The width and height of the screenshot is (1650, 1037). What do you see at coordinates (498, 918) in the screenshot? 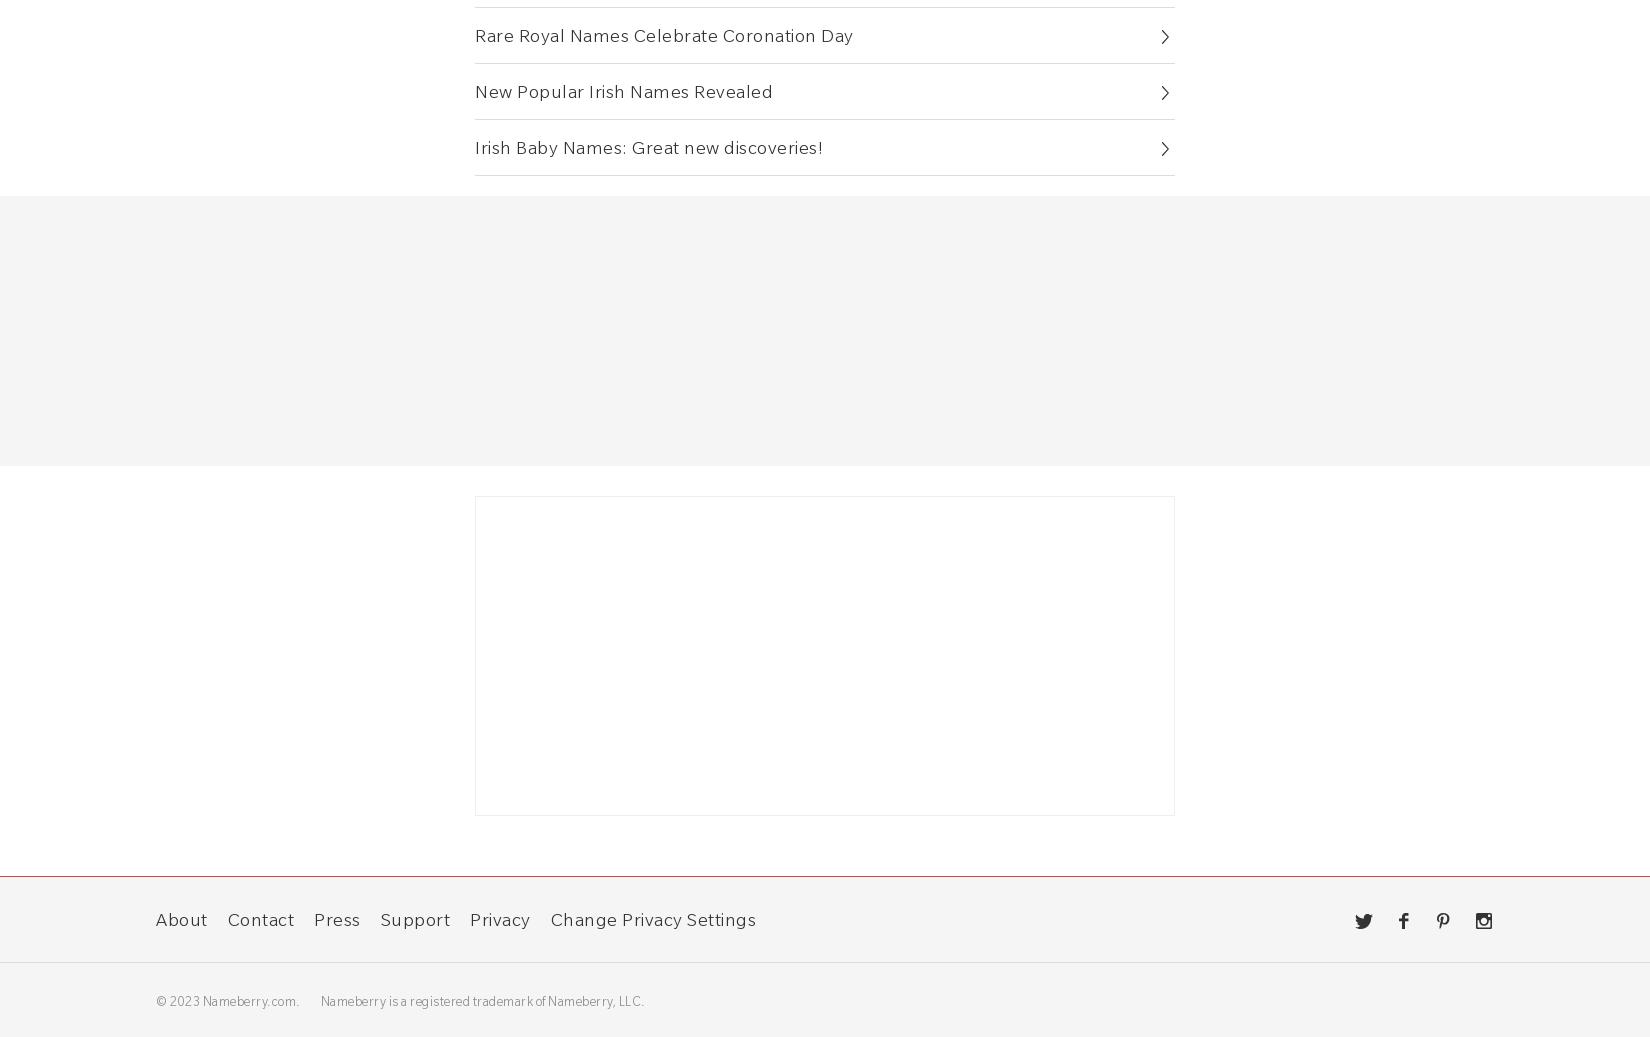
I see `'Privacy'` at bounding box center [498, 918].